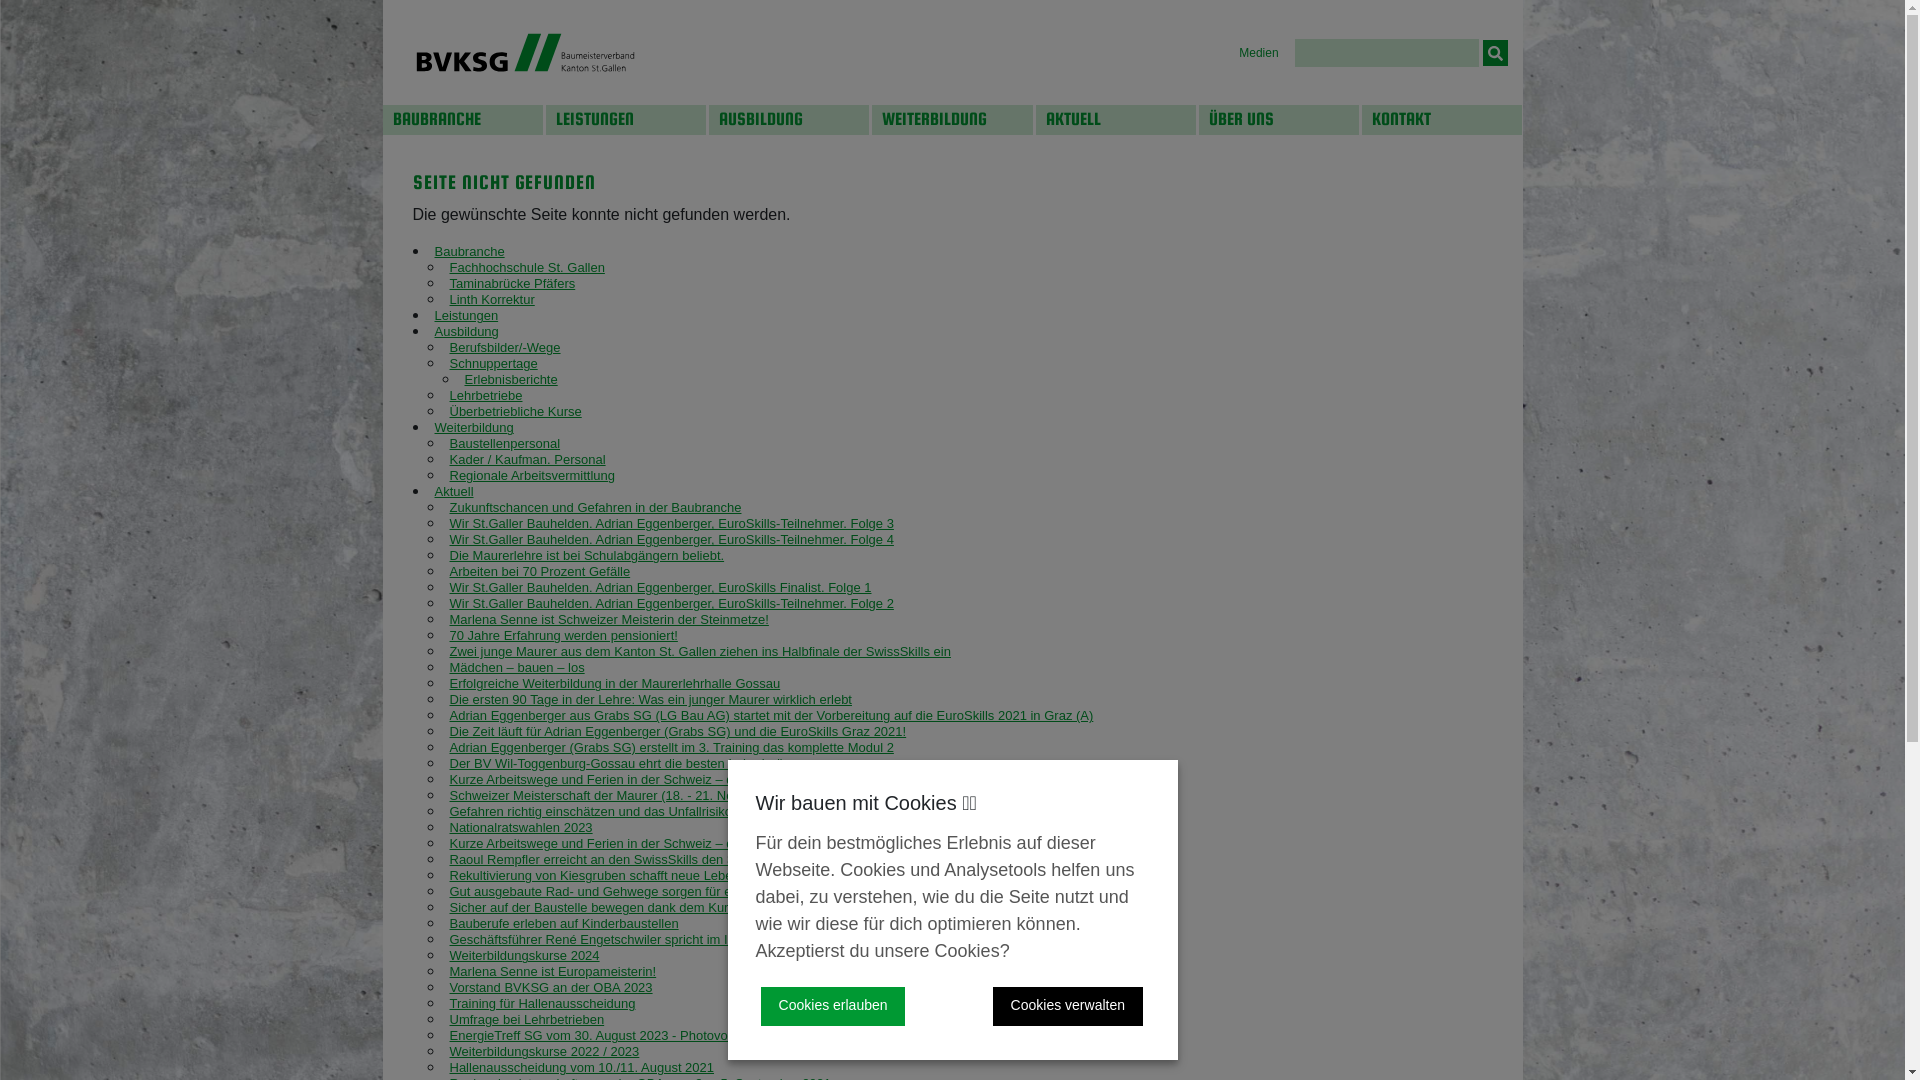 Image resolution: width=1920 pixels, height=1080 pixels. What do you see at coordinates (432, 491) in the screenshot?
I see `'Aktuell'` at bounding box center [432, 491].